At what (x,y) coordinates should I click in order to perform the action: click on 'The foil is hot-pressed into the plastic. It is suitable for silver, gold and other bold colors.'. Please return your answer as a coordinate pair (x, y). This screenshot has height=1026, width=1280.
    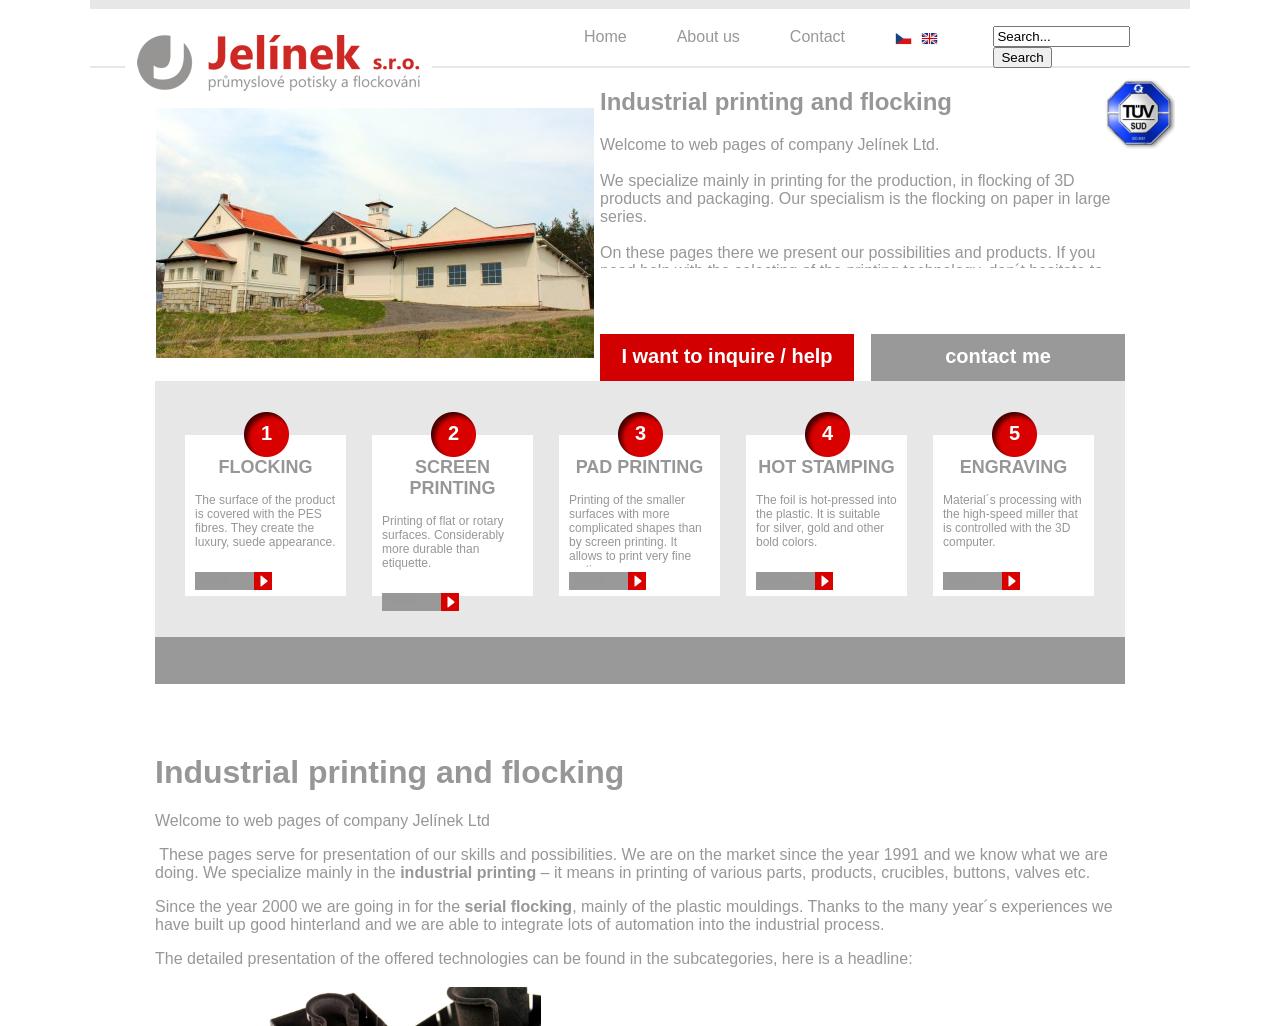
    Looking at the image, I should click on (825, 519).